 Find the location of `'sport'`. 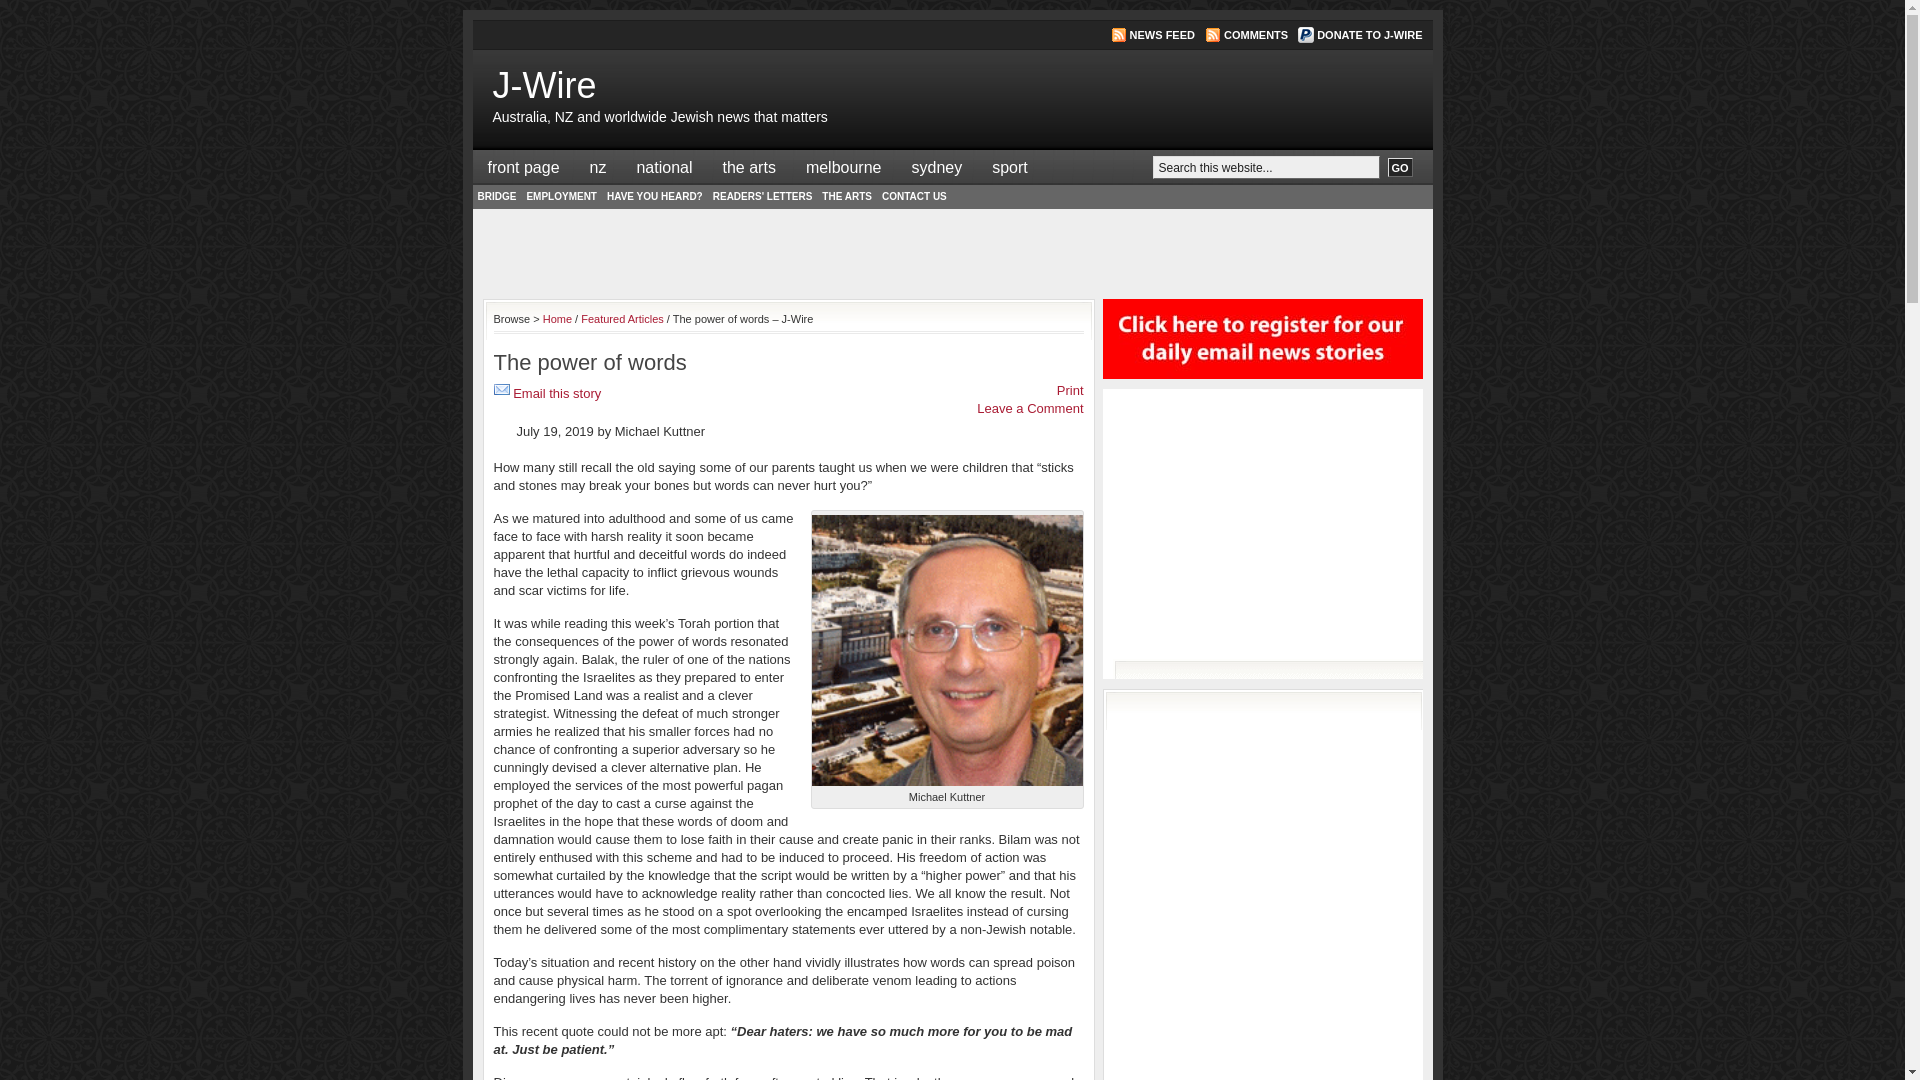

'sport' is located at coordinates (1009, 166).